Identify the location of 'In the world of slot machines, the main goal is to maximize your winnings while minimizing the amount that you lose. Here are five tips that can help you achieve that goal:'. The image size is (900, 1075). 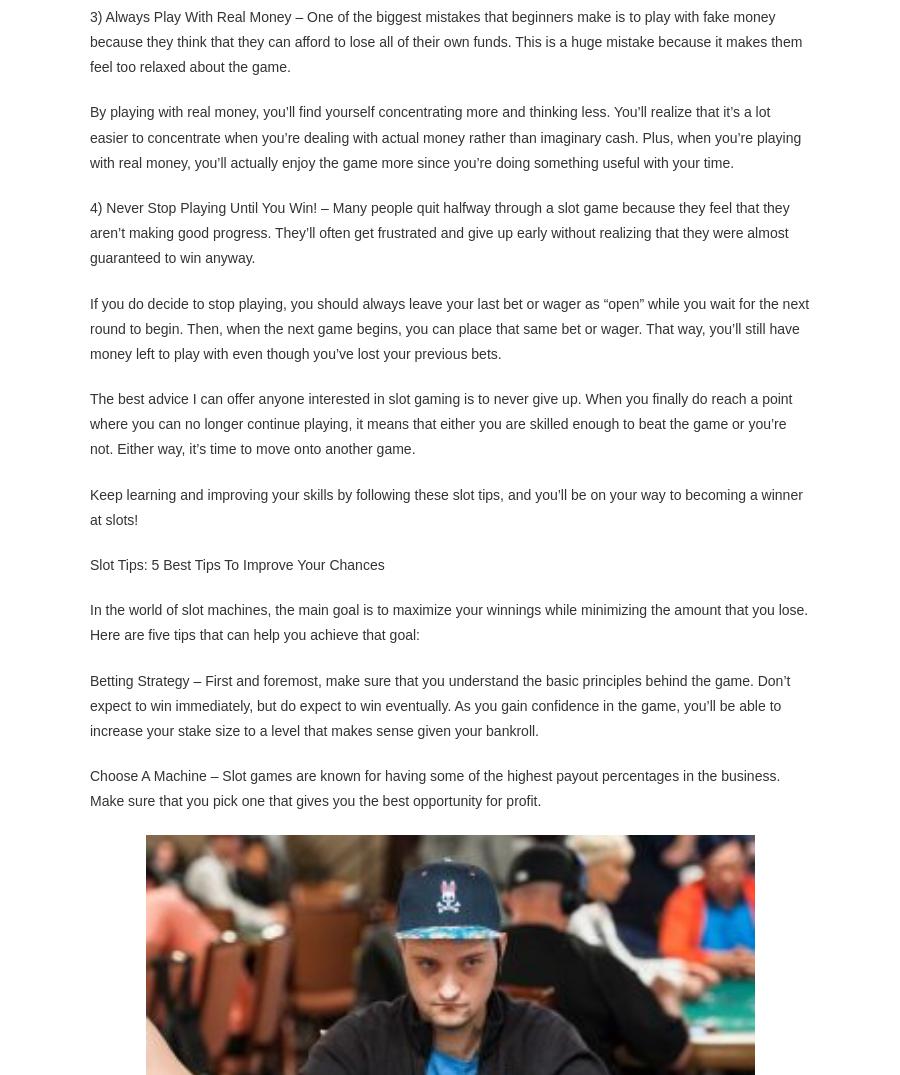
(449, 620).